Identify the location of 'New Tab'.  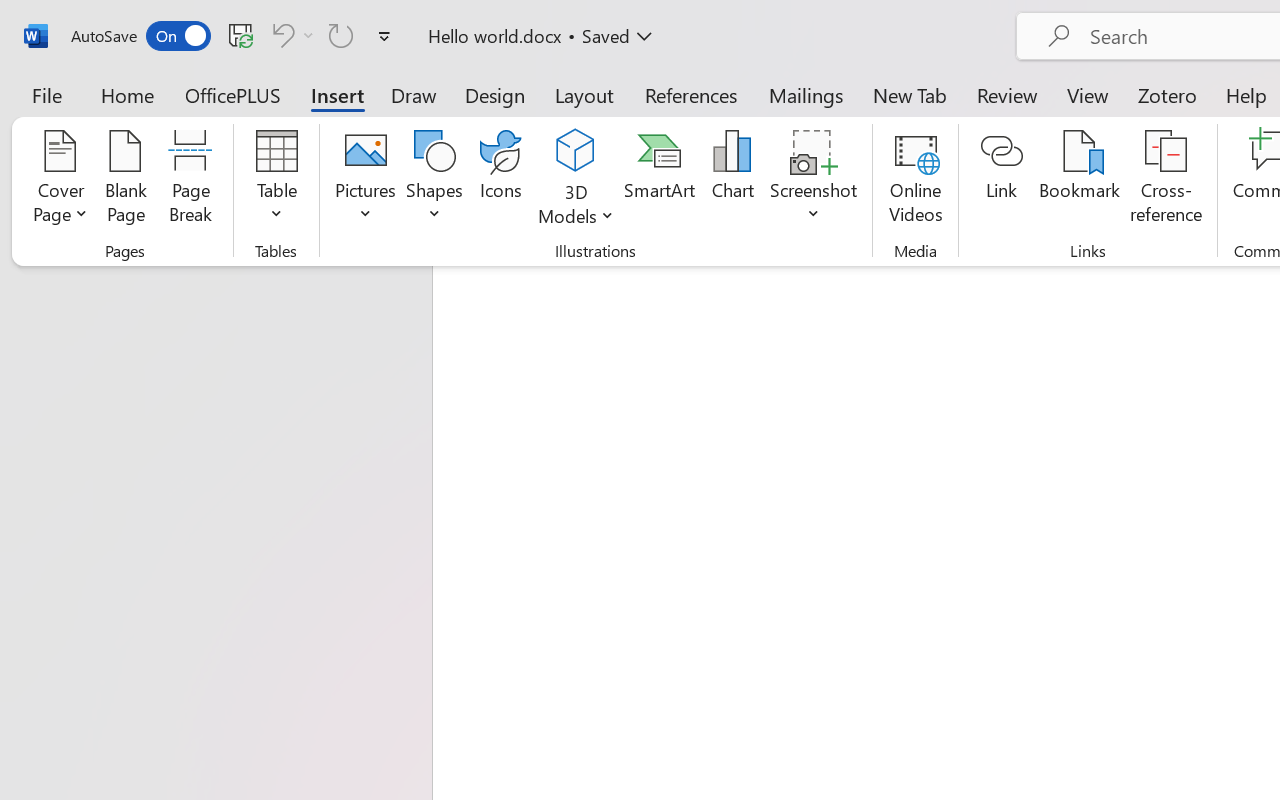
(909, 94).